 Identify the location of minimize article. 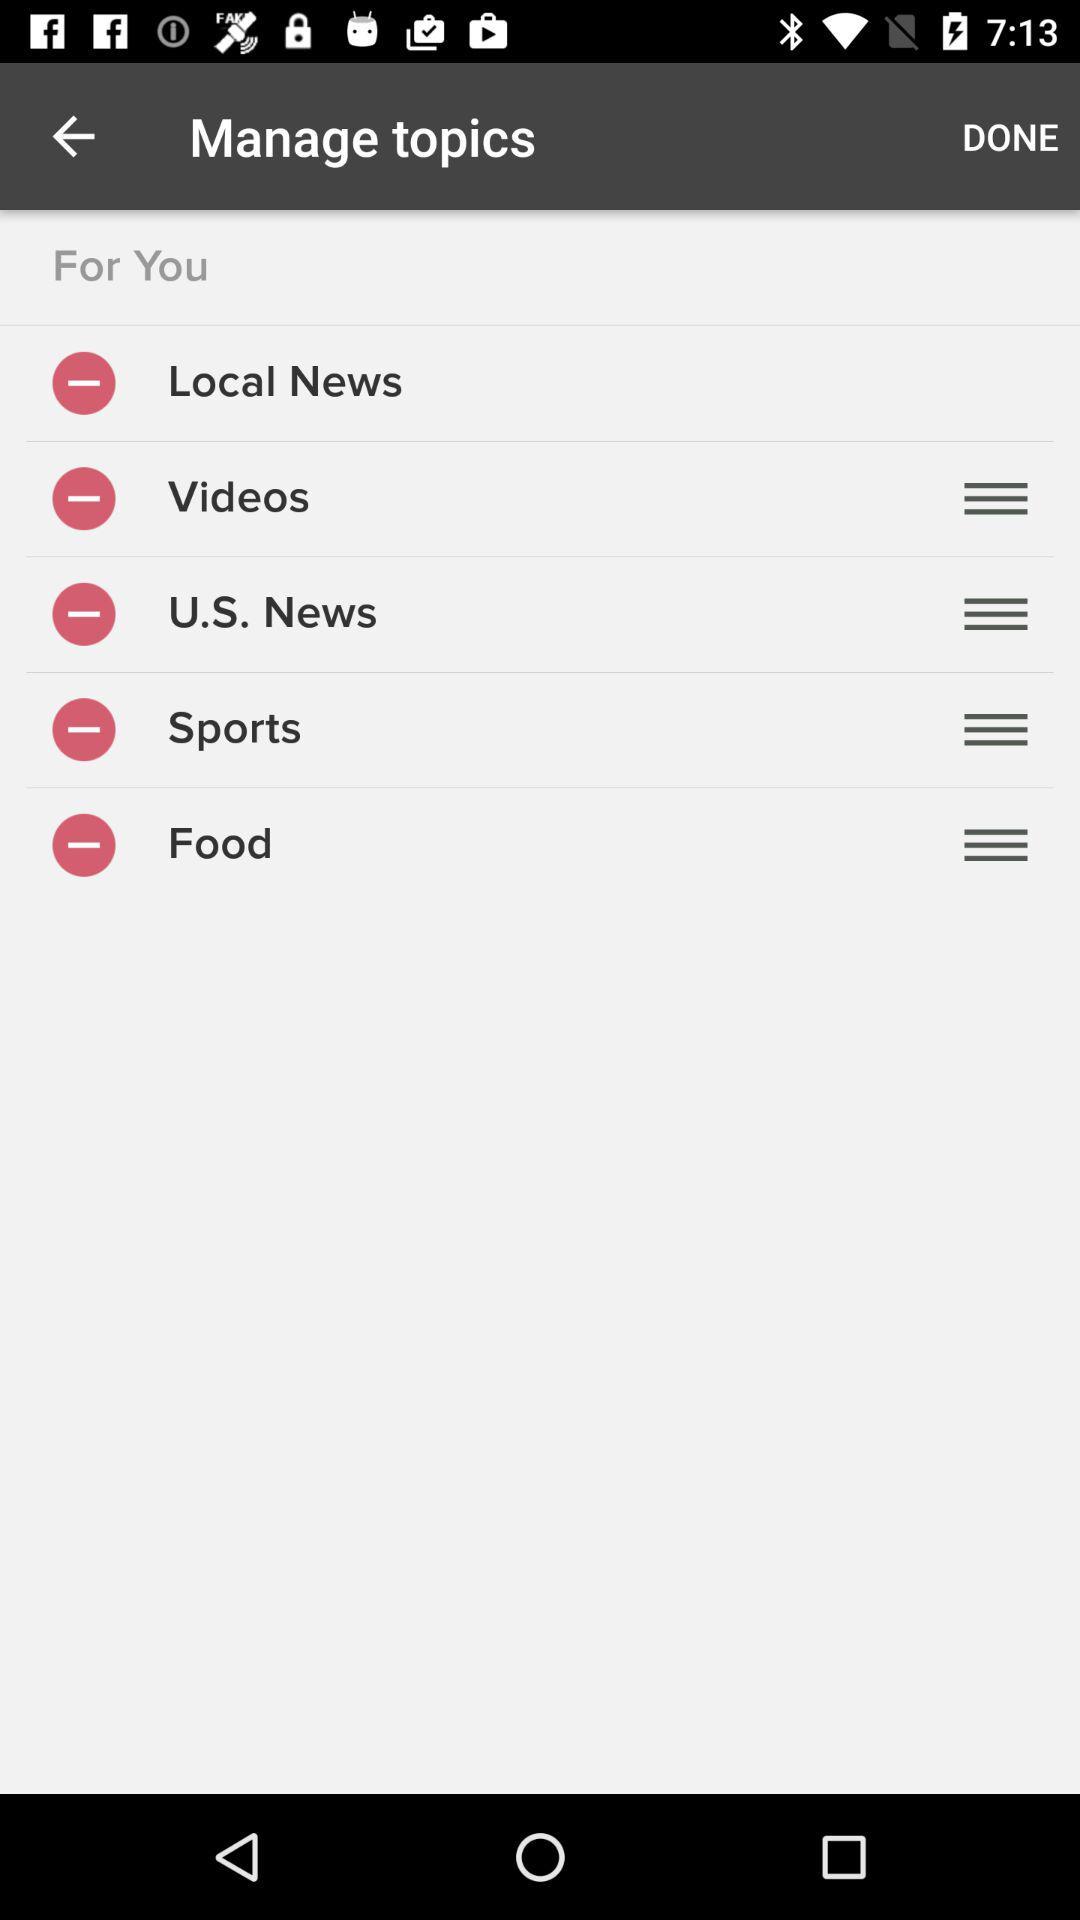
(83, 383).